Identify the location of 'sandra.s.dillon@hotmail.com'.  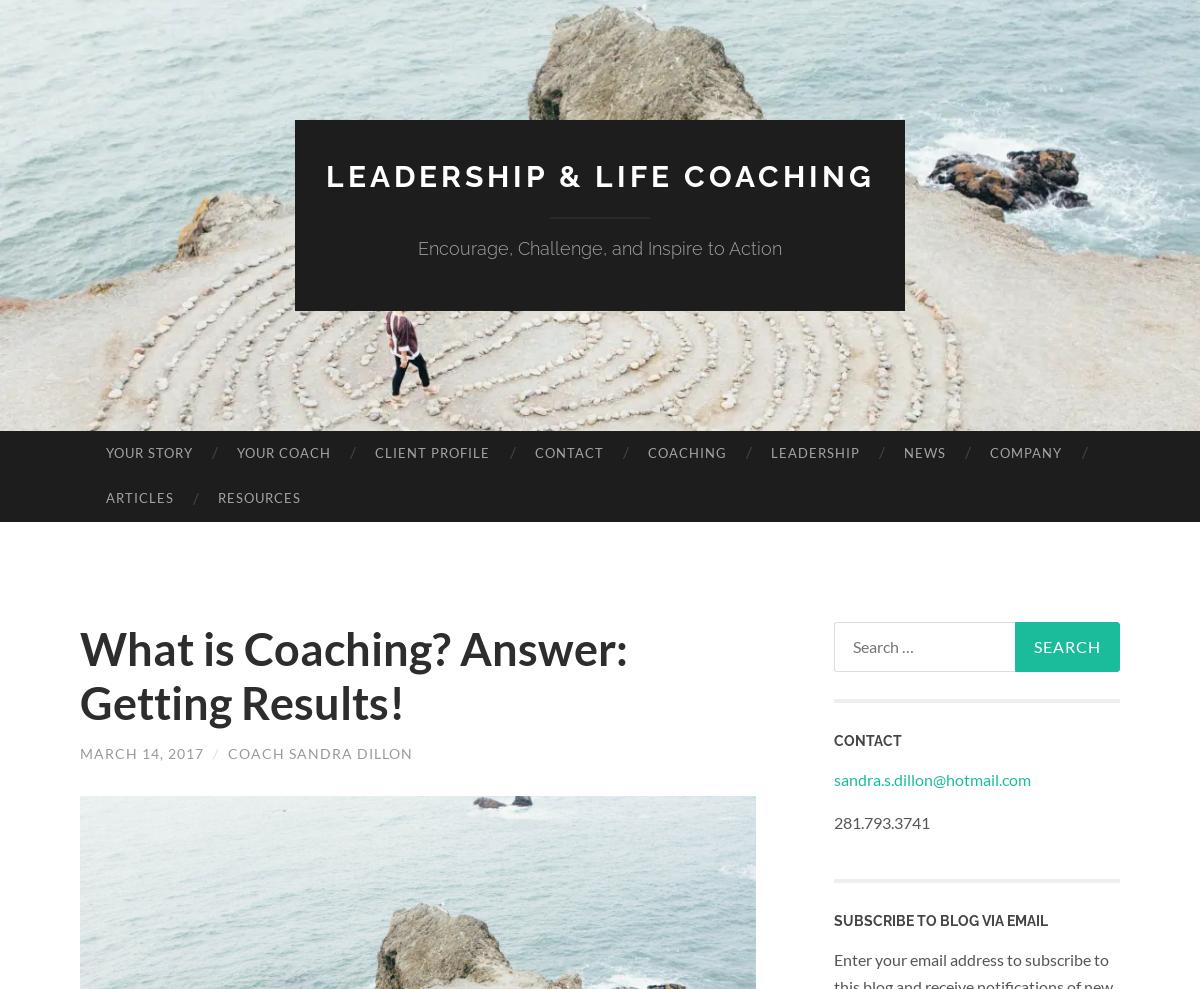
(932, 777).